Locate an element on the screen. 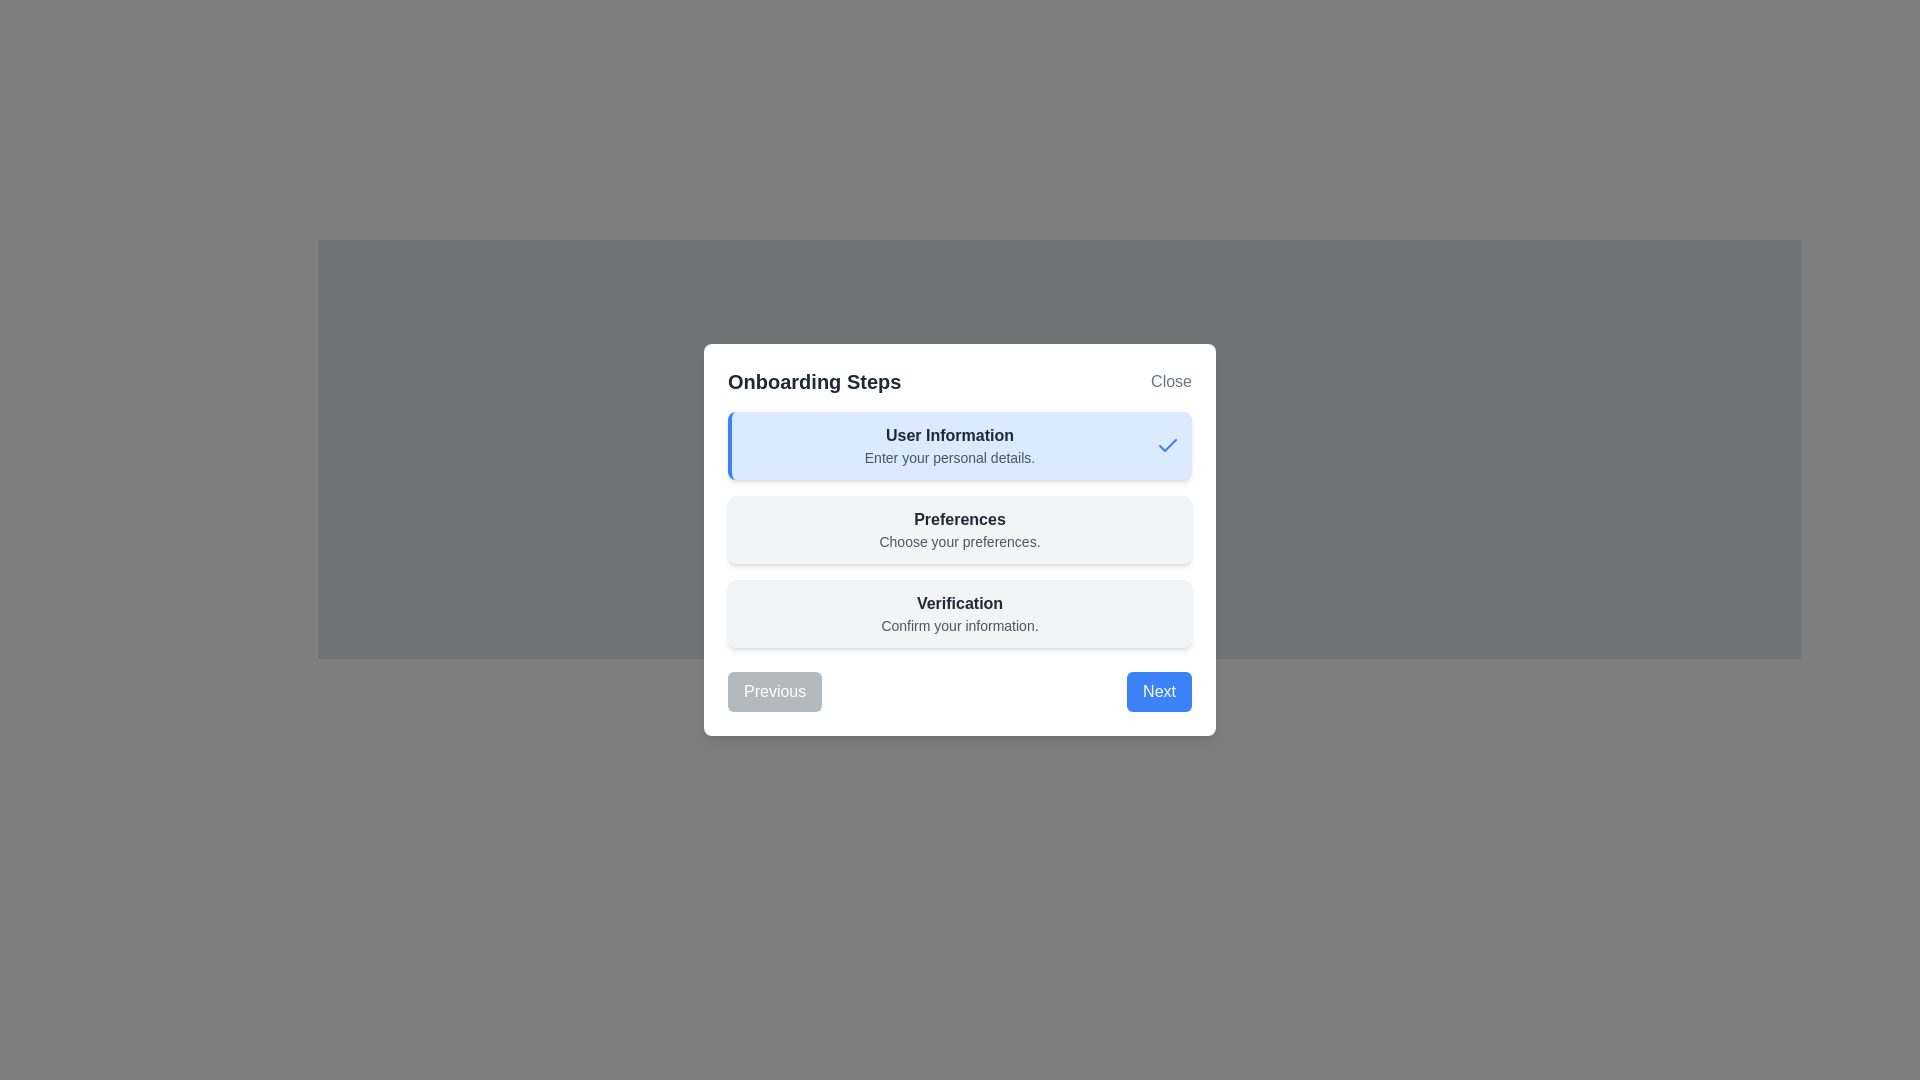 The image size is (1920, 1080). the middle Informational card in the onboarding process is located at coordinates (960, 562).